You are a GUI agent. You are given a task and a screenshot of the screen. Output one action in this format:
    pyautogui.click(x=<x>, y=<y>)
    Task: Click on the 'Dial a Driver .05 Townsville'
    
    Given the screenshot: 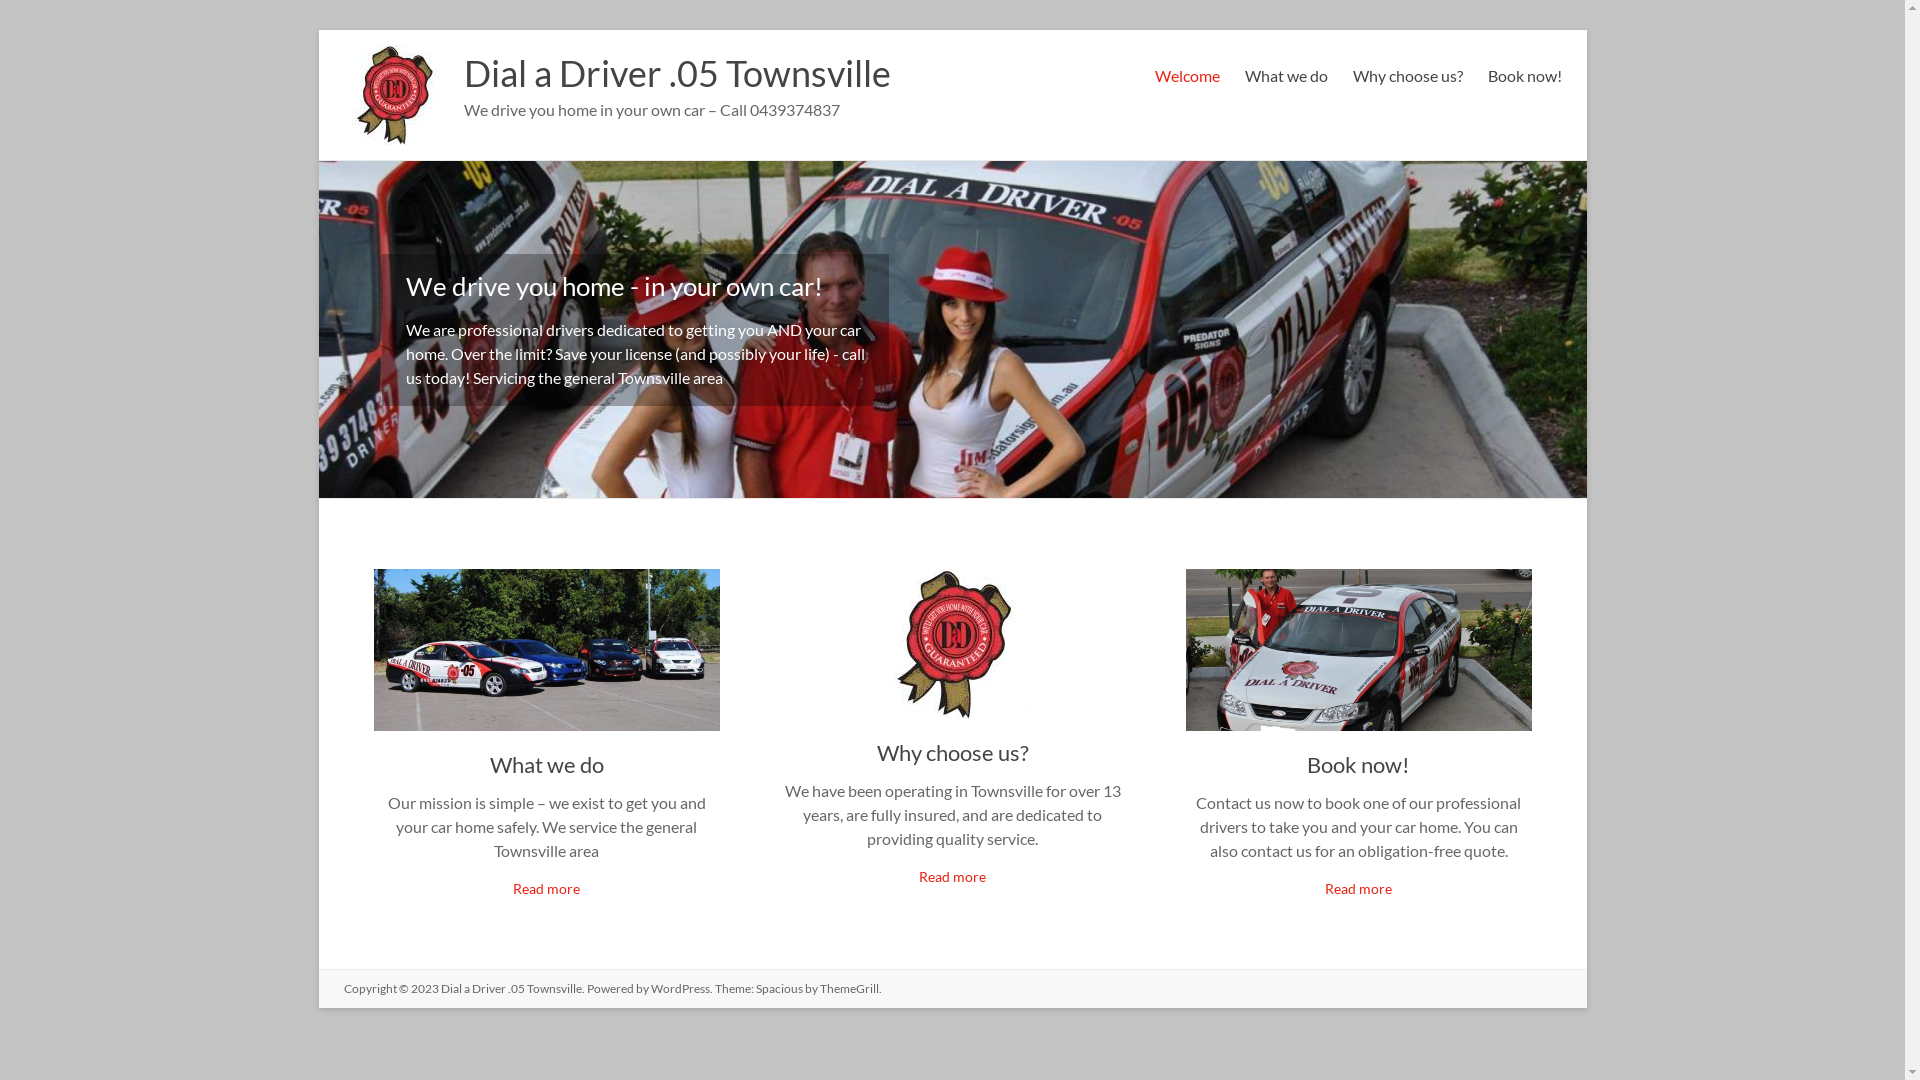 What is the action you would take?
    pyautogui.click(x=677, y=72)
    